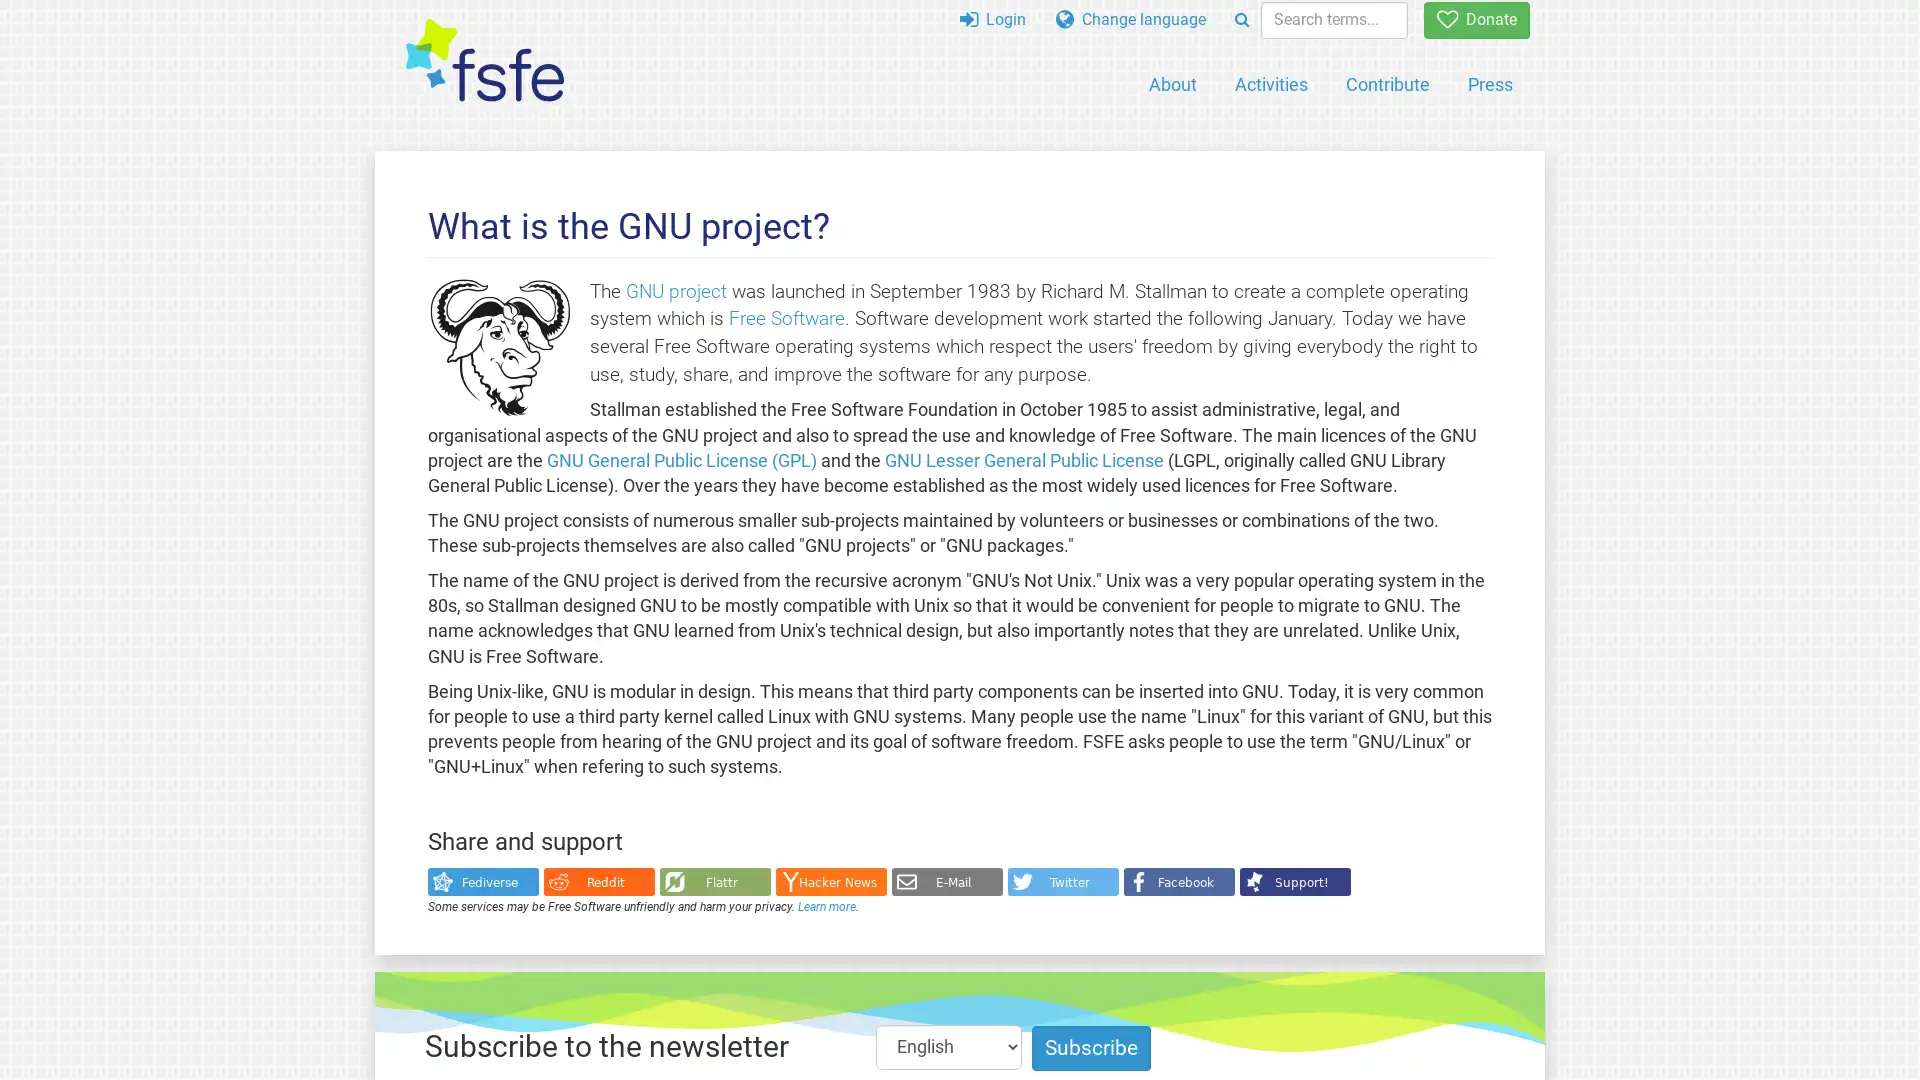 This screenshot has height=1080, width=1920. Describe the element at coordinates (830, 881) in the screenshot. I see `Hacker News` at that location.